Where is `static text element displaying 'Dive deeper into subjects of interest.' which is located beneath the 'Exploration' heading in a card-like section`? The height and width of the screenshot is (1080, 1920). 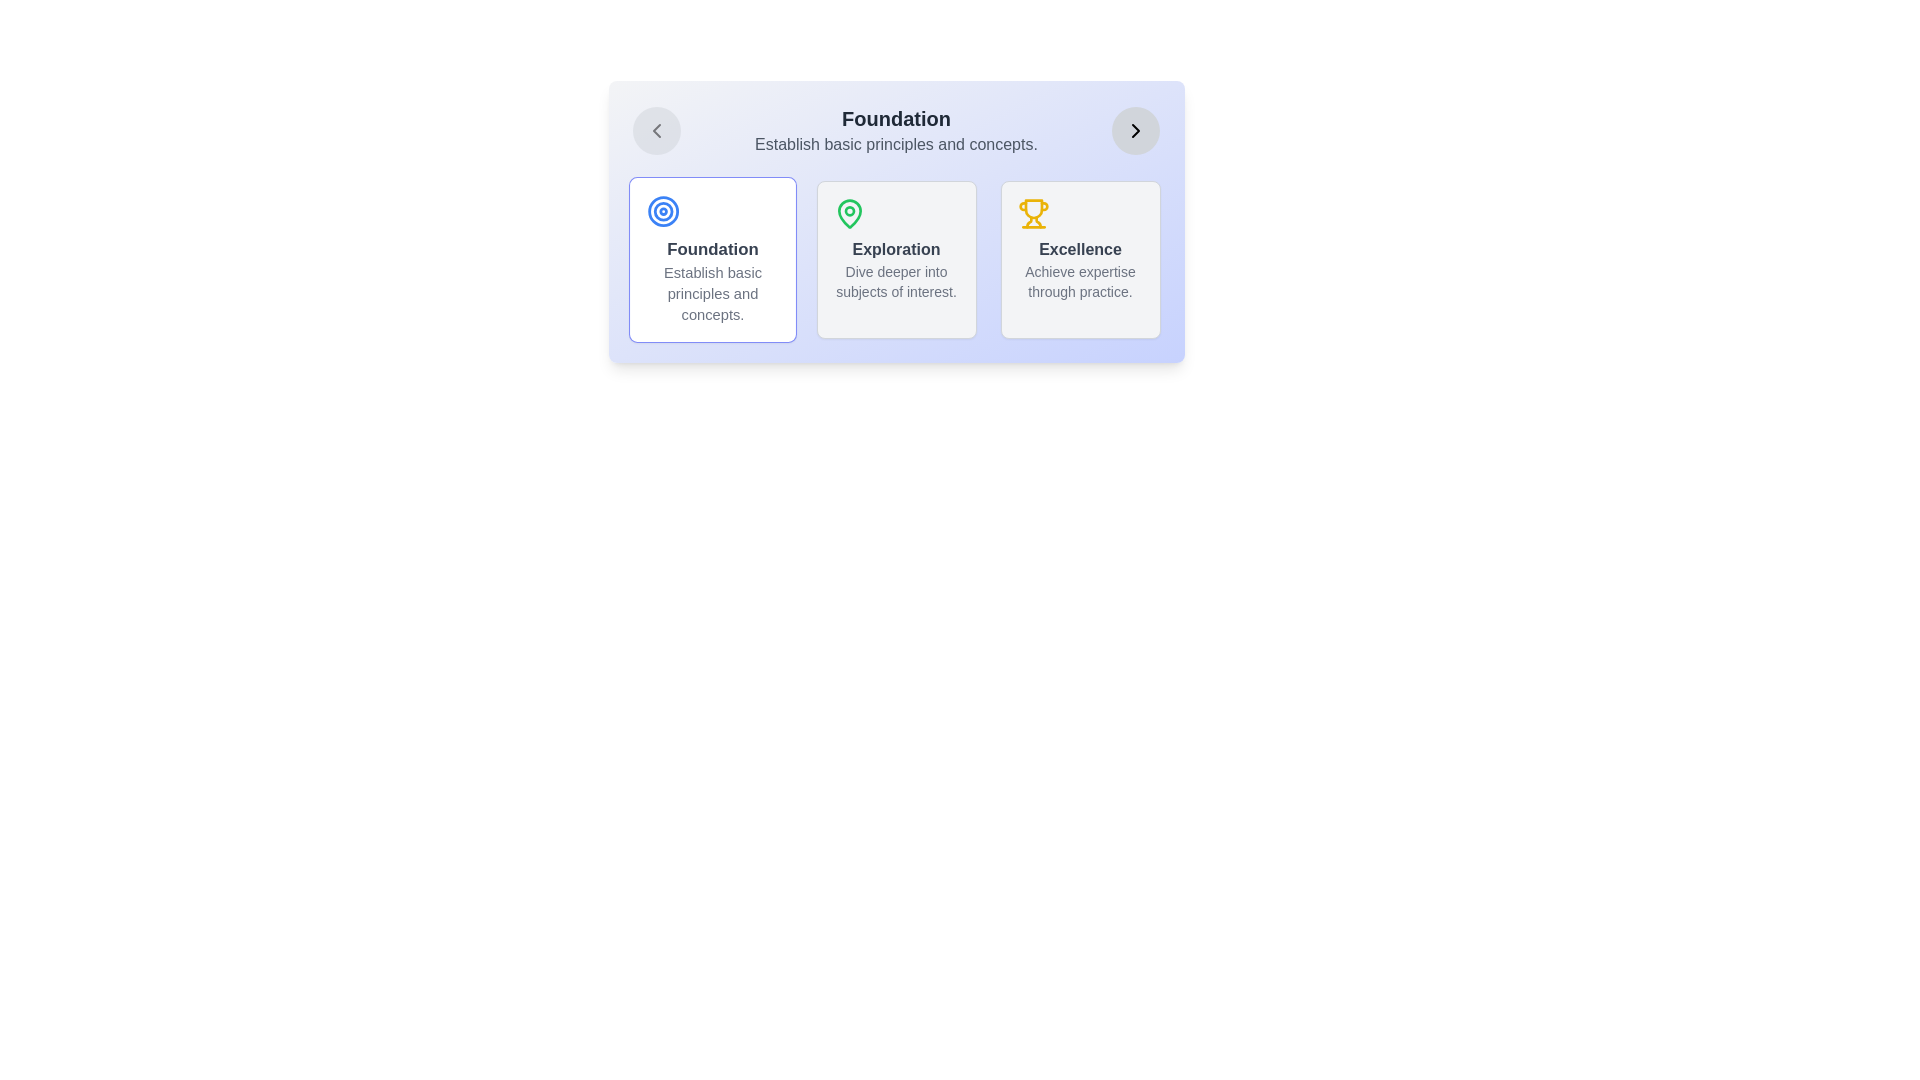
static text element displaying 'Dive deeper into subjects of interest.' which is located beneath the 'Exploration' heading in a card-like section is located at coordinates (895, 281).